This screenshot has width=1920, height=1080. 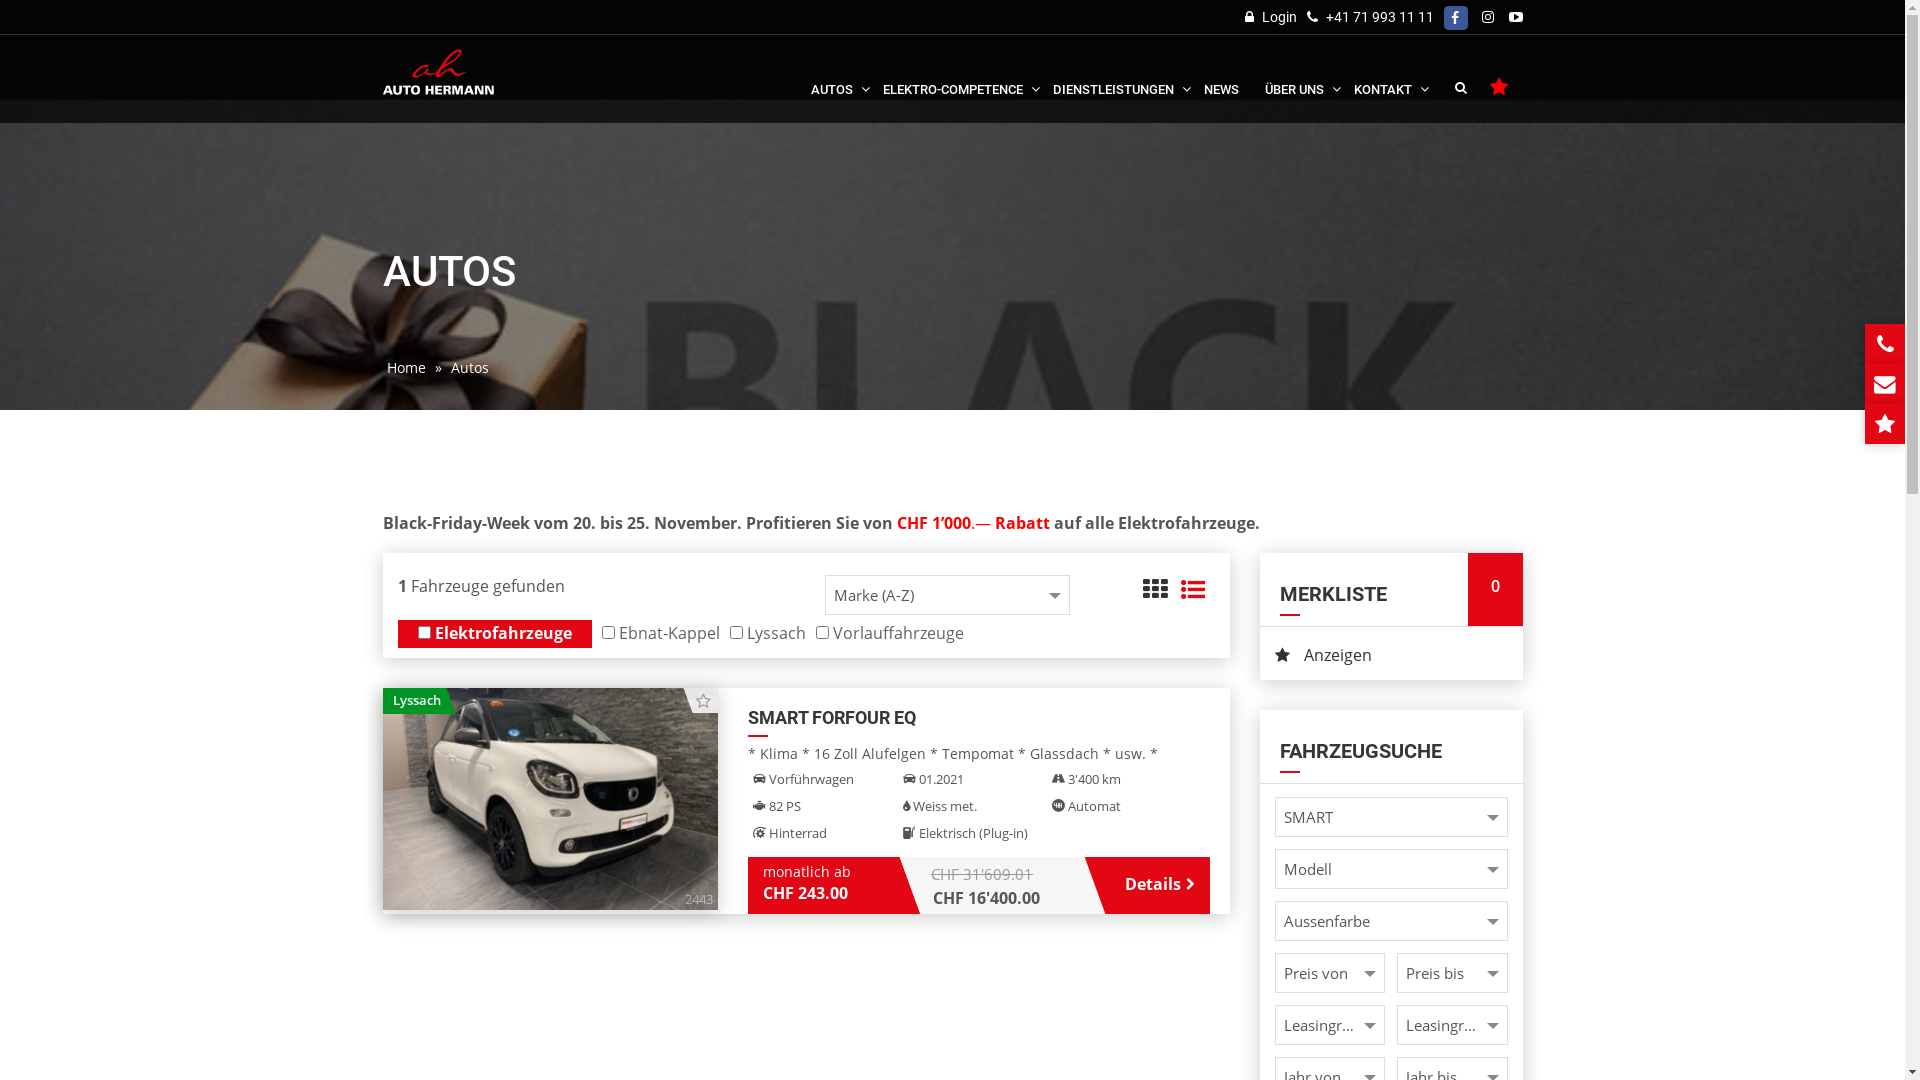 I want to click on '+41 71 993 11 11', so click(x=1376, y=16).